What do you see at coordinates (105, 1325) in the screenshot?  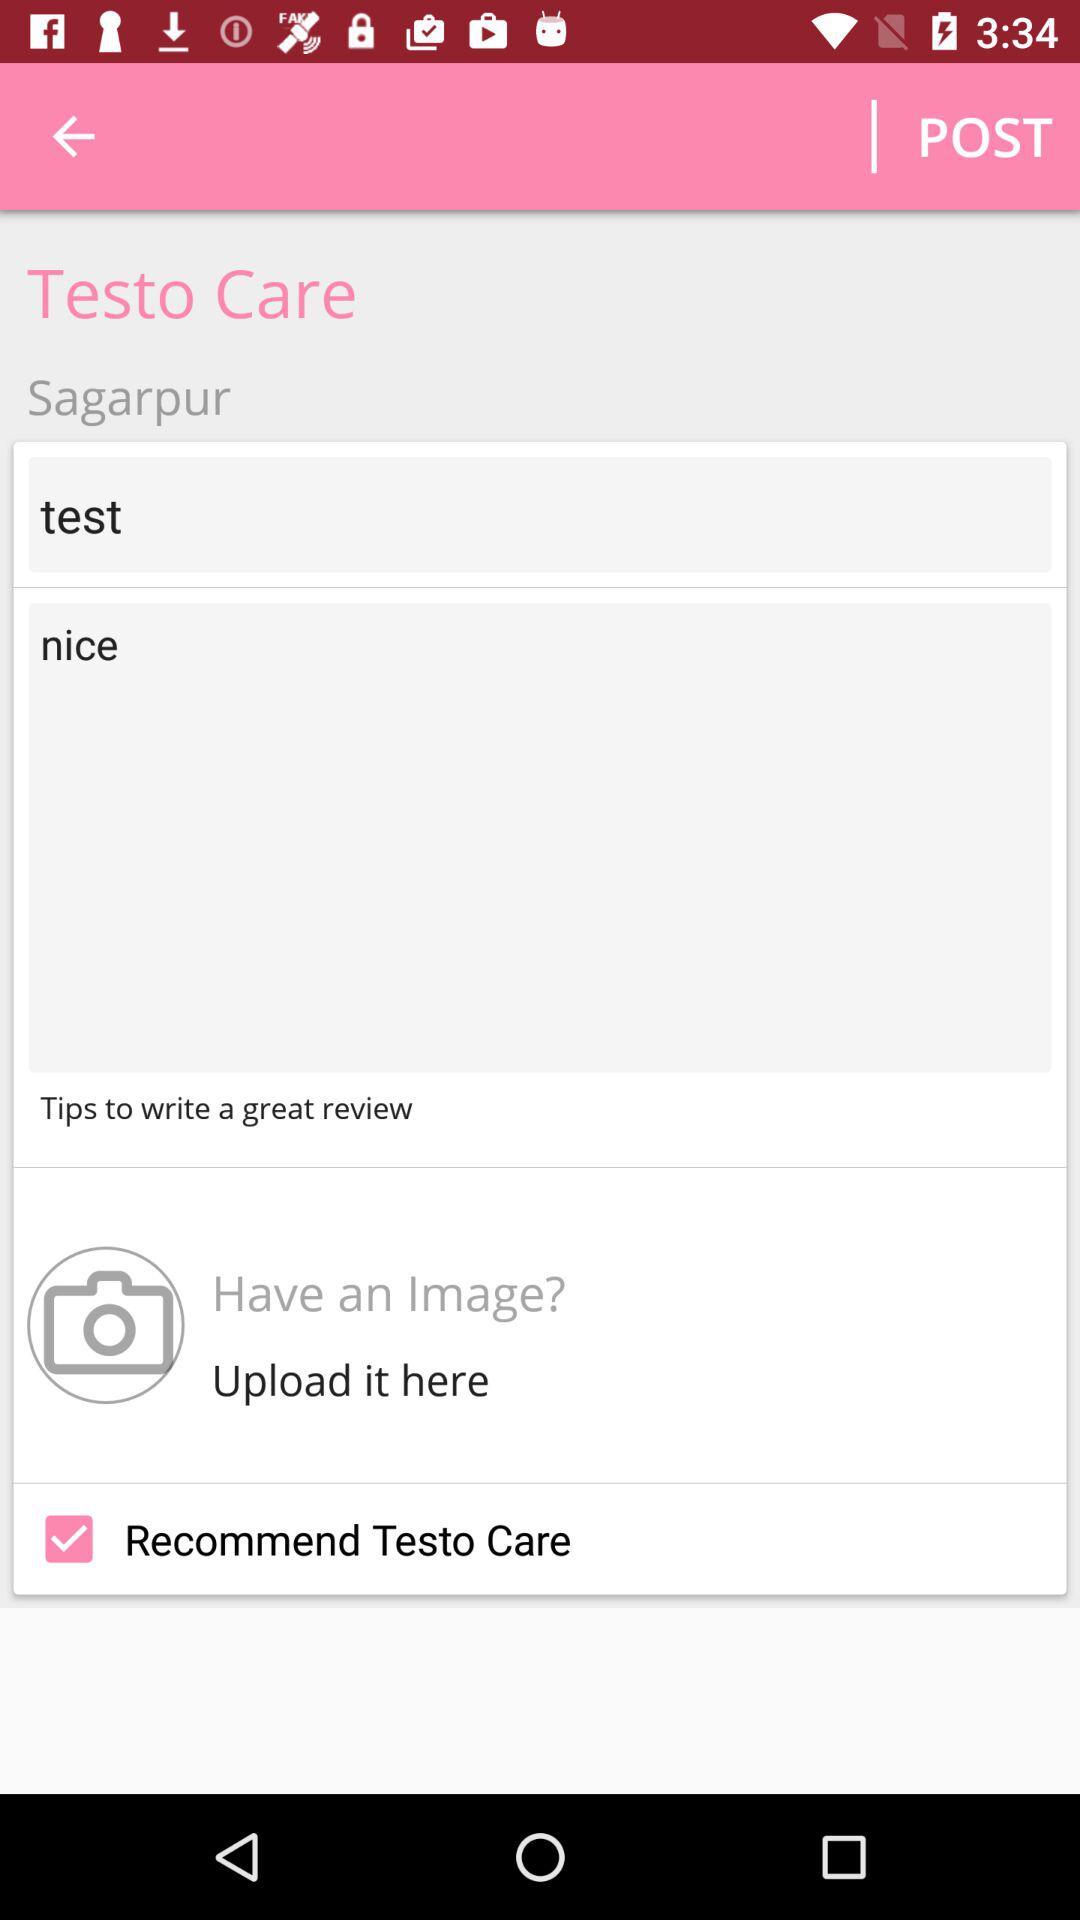 I see `icon to the left of have an image? icon` at bounding box center [105, 1325].